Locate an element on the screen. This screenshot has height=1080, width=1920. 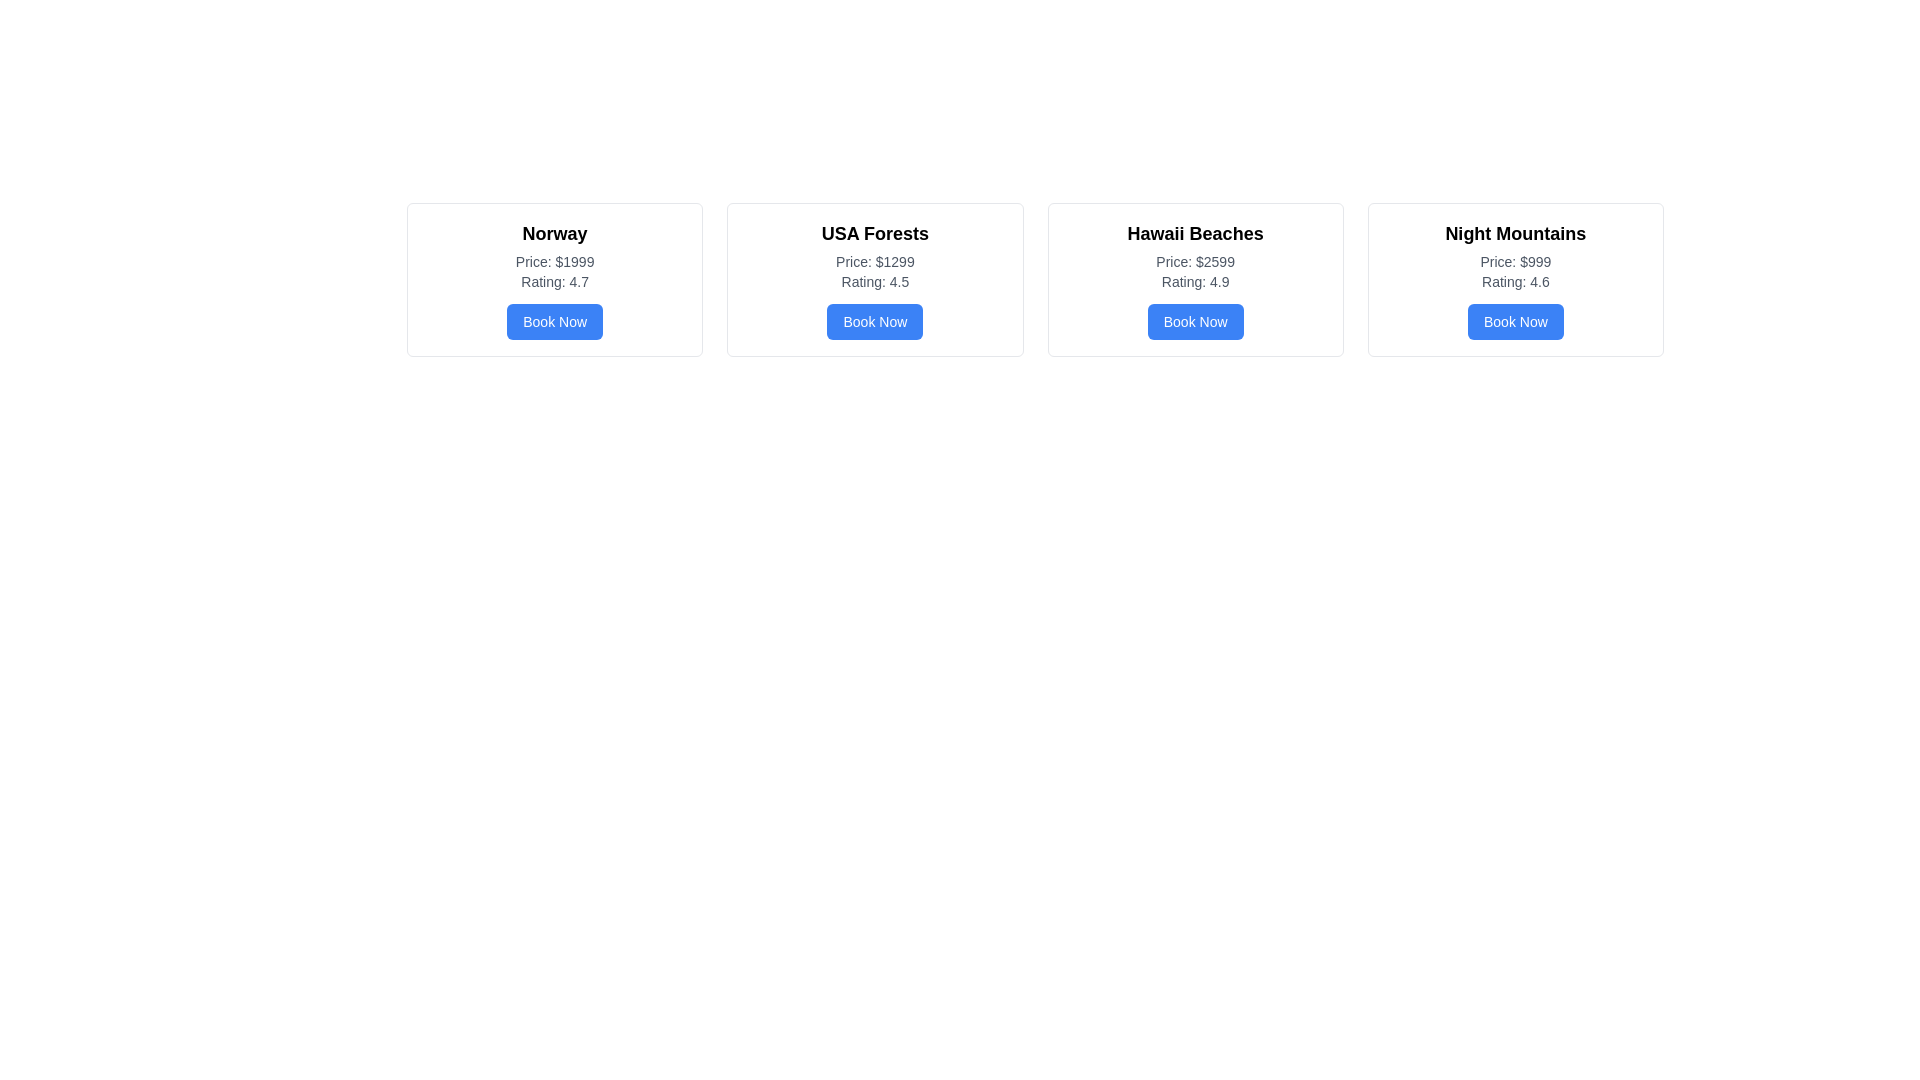
the 'Book Now' button located at the bottom of the Norway trip card to initiate booking is located at coordinates (555, 320).